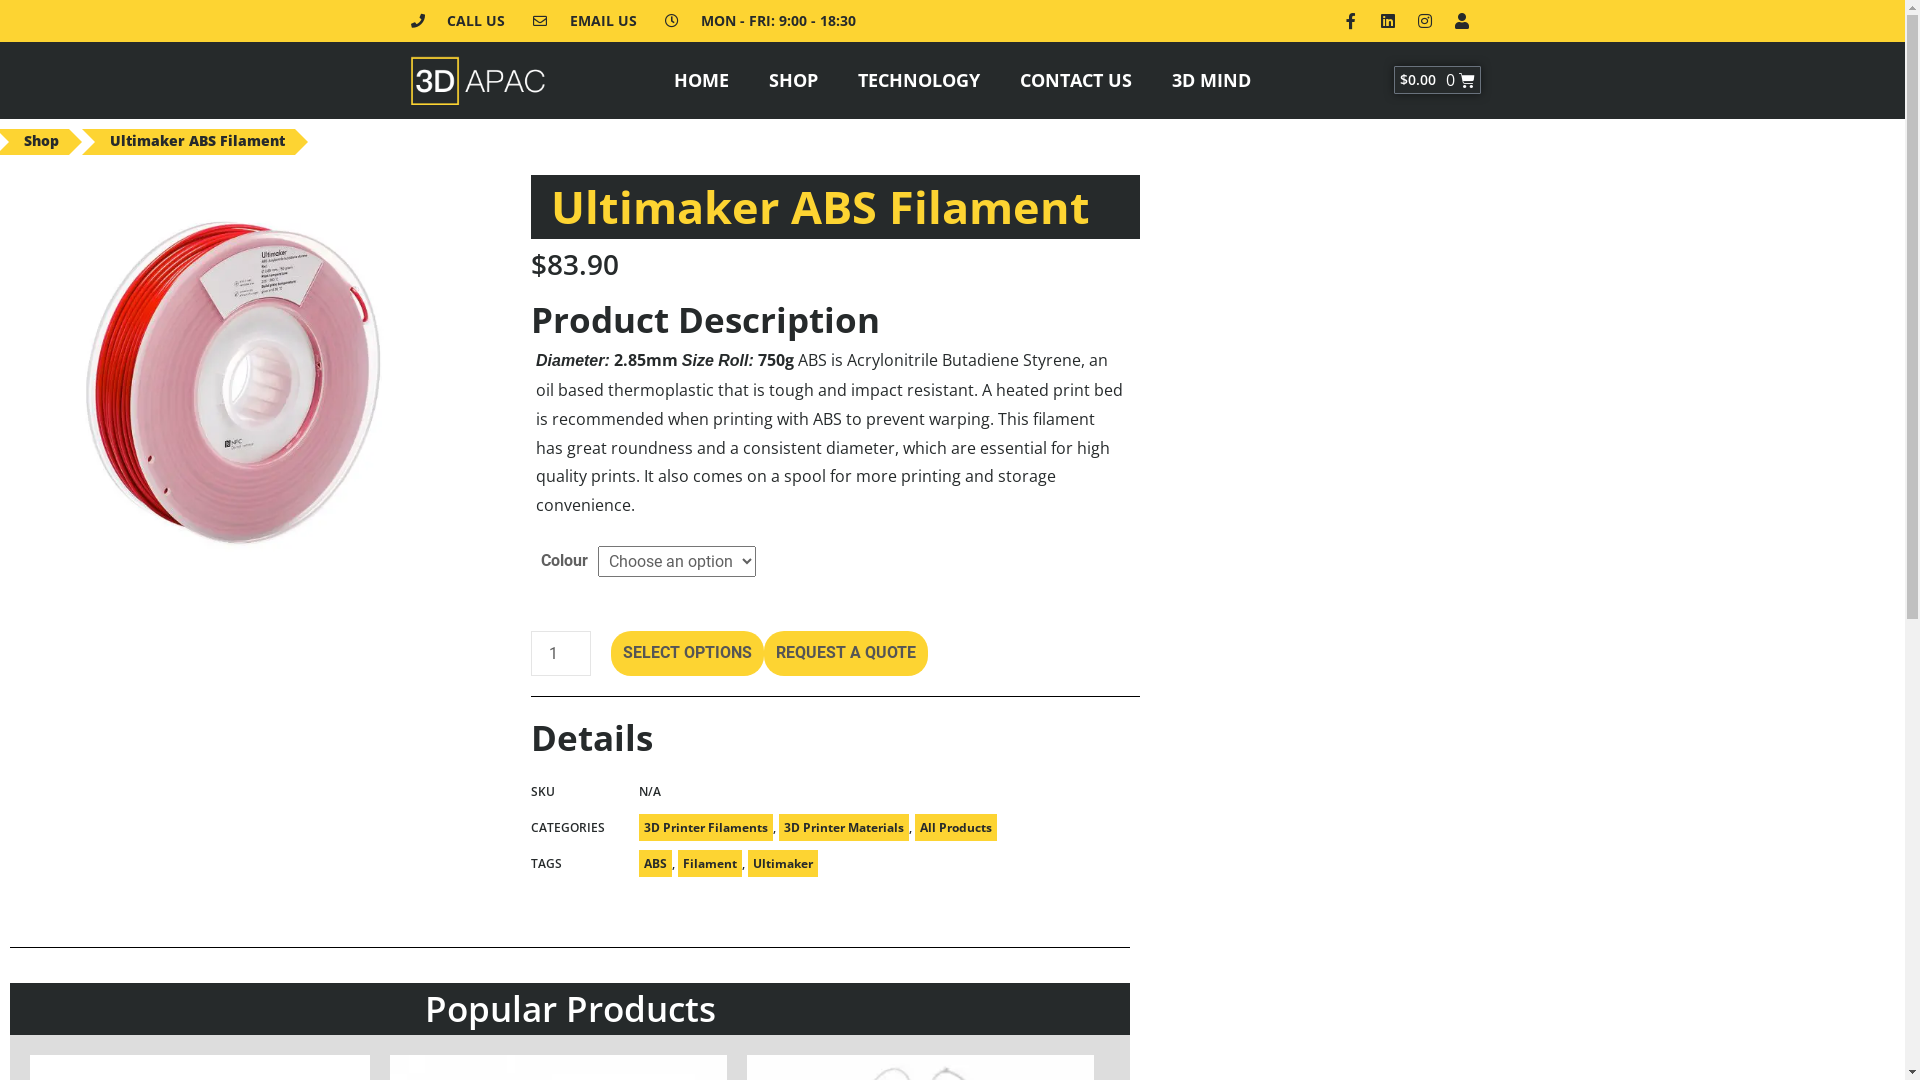  What do you see at coordinates (655, 862) in the screenshot?
I see `'ABS'` at bounding box center [655, 862].